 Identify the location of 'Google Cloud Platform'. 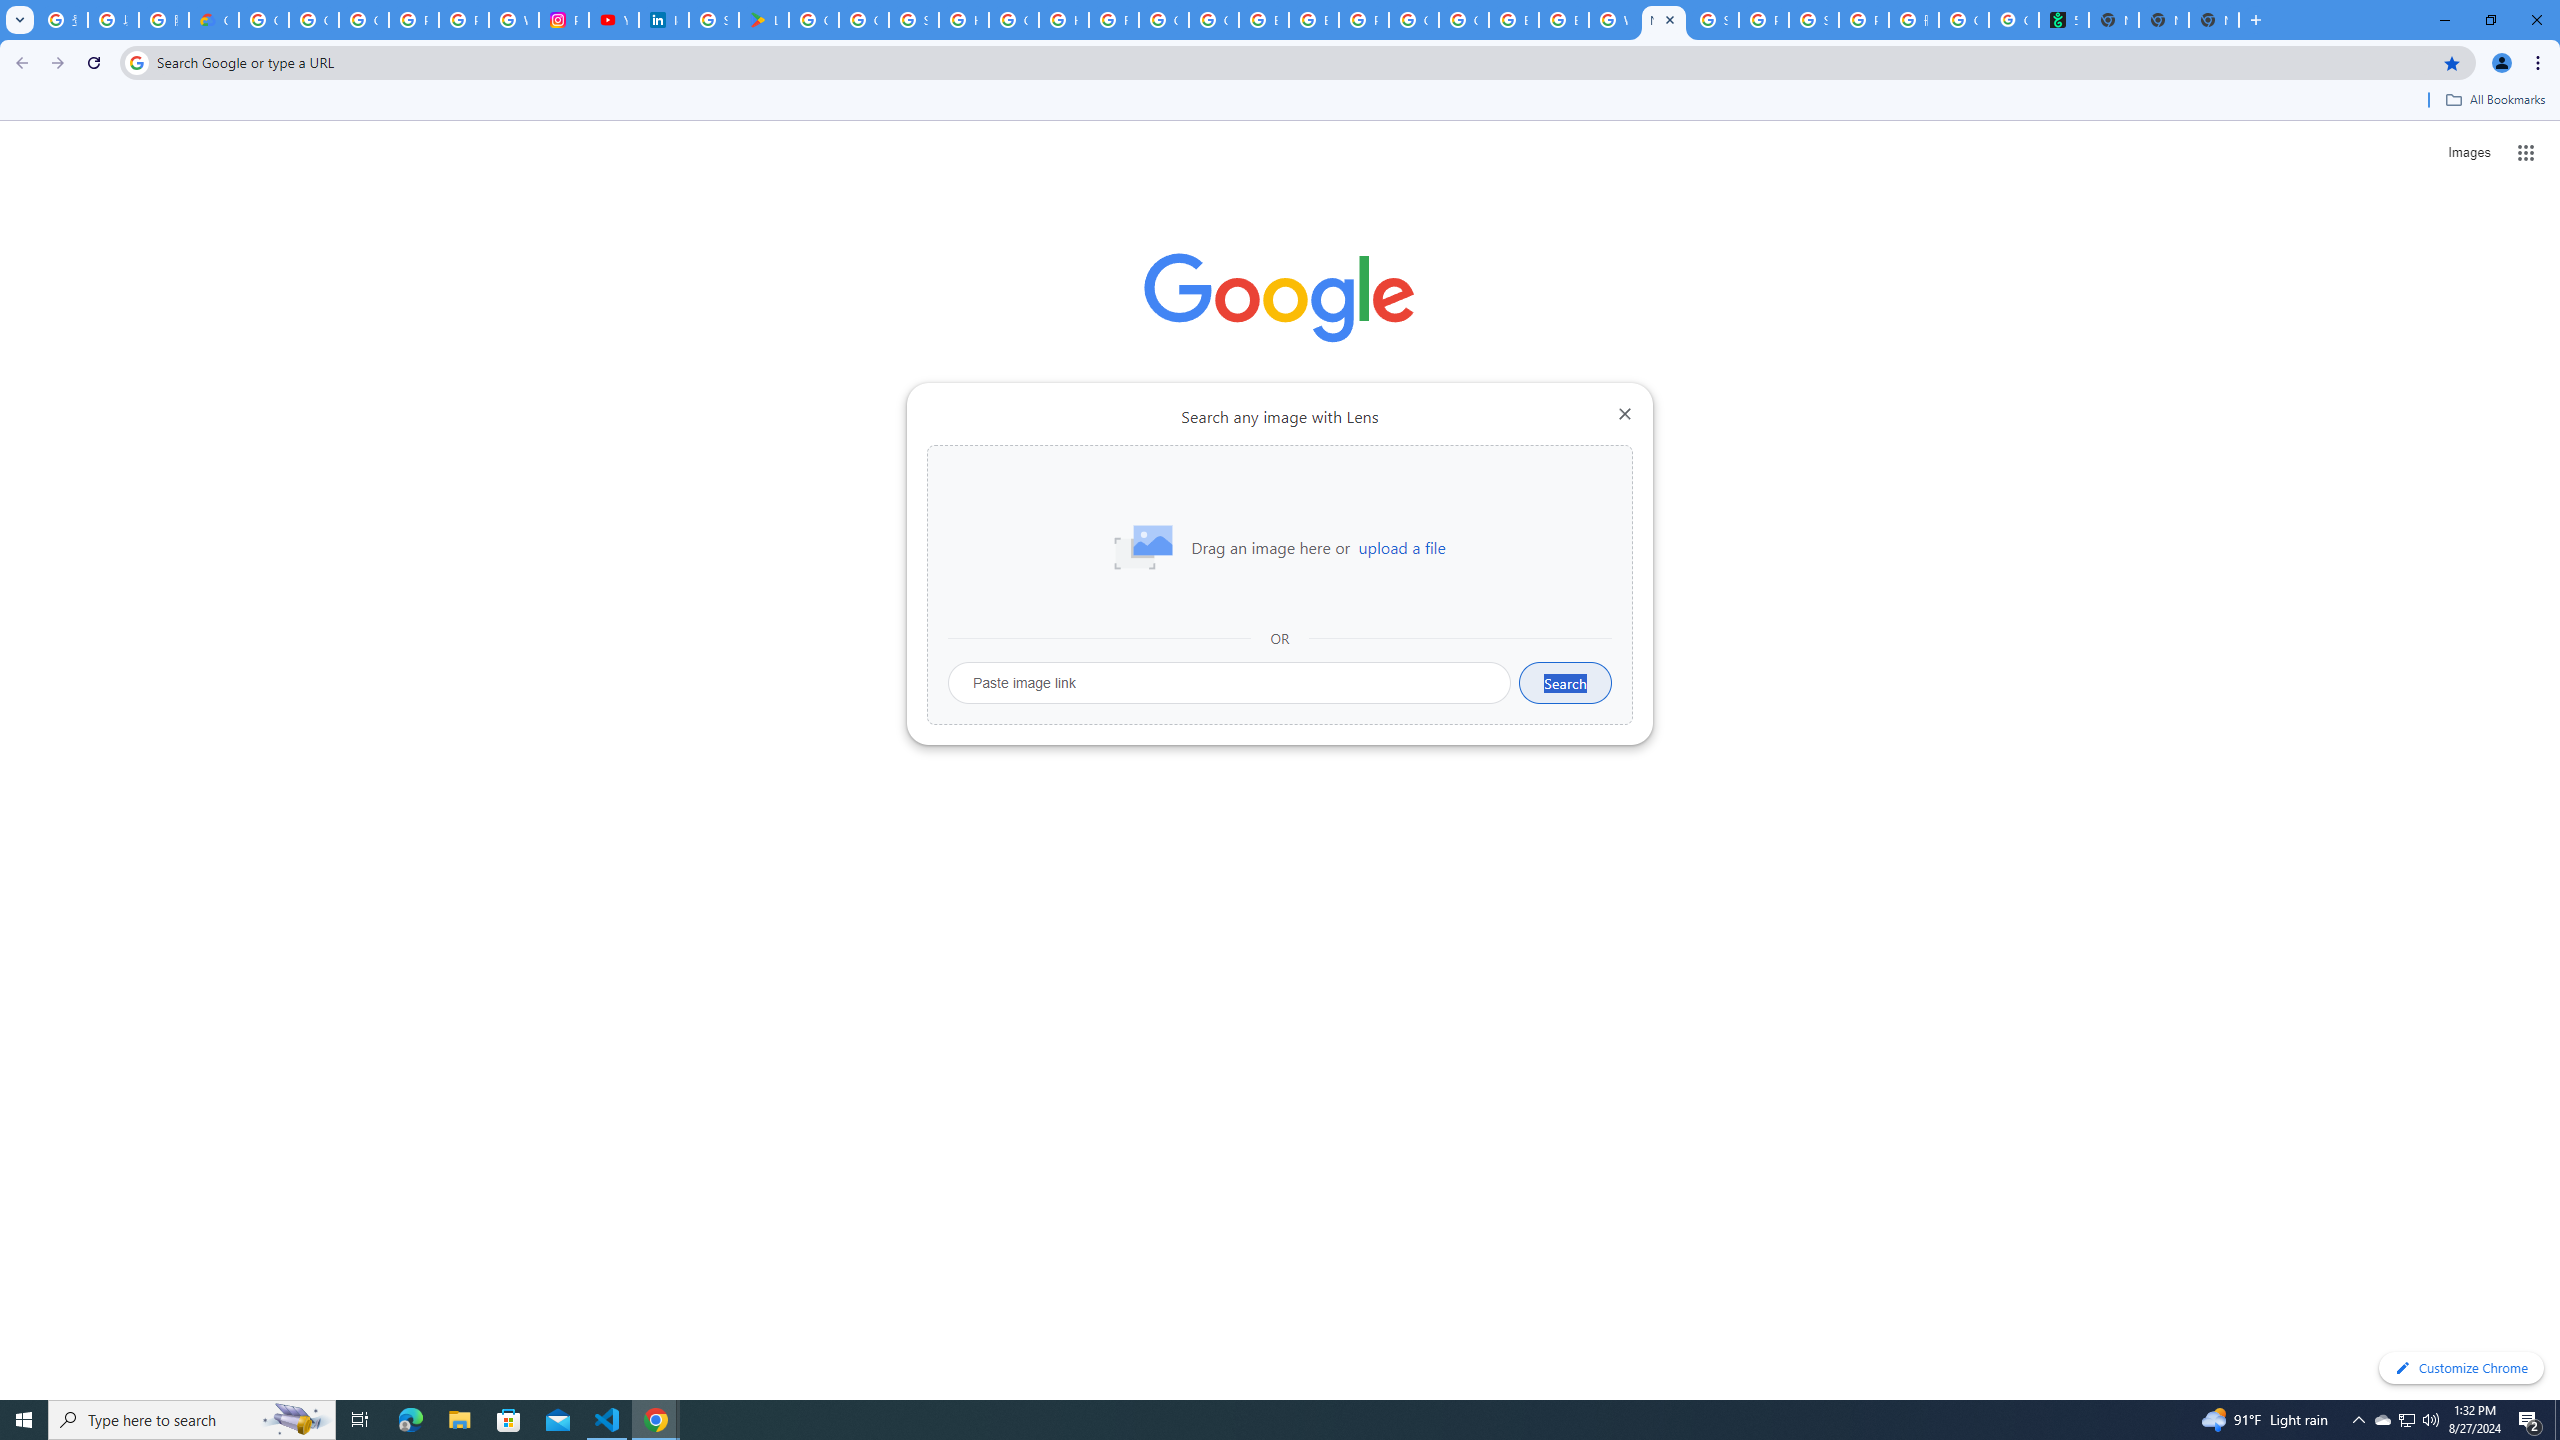
(1414, 19).